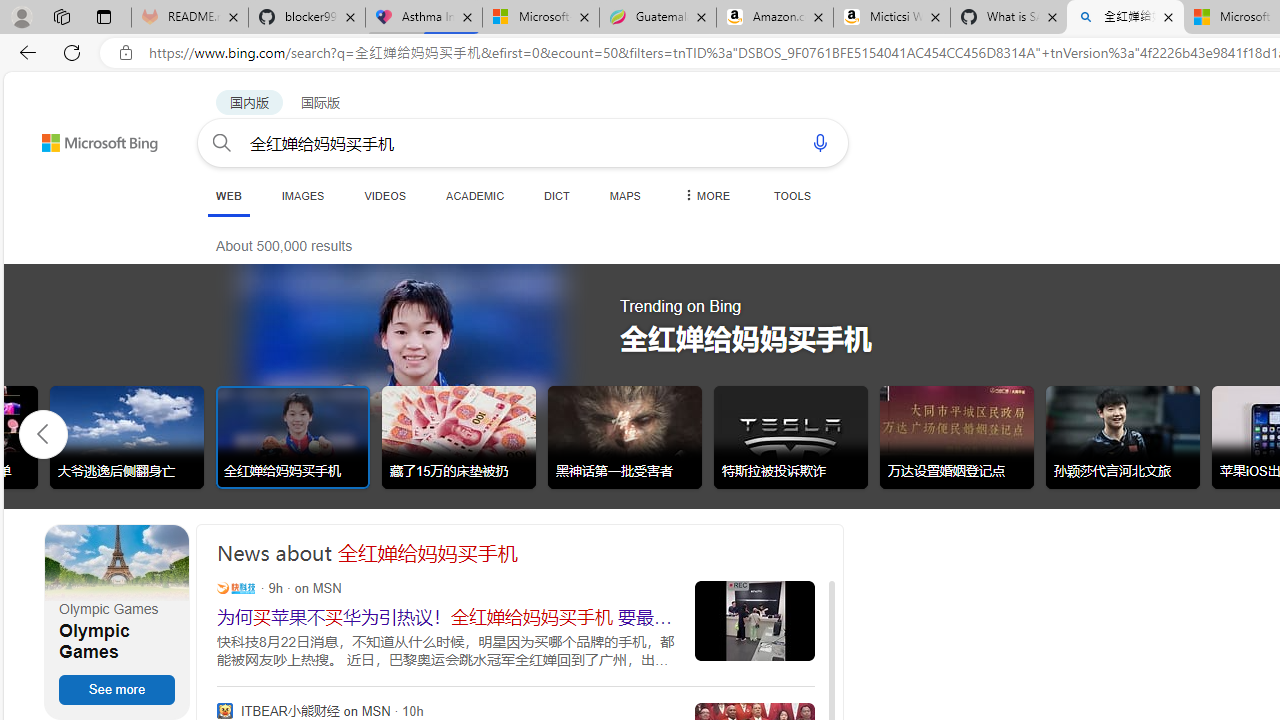 This screenshot has height=720, width=1280. I want to click on 'MAPS', so click(624, 195).